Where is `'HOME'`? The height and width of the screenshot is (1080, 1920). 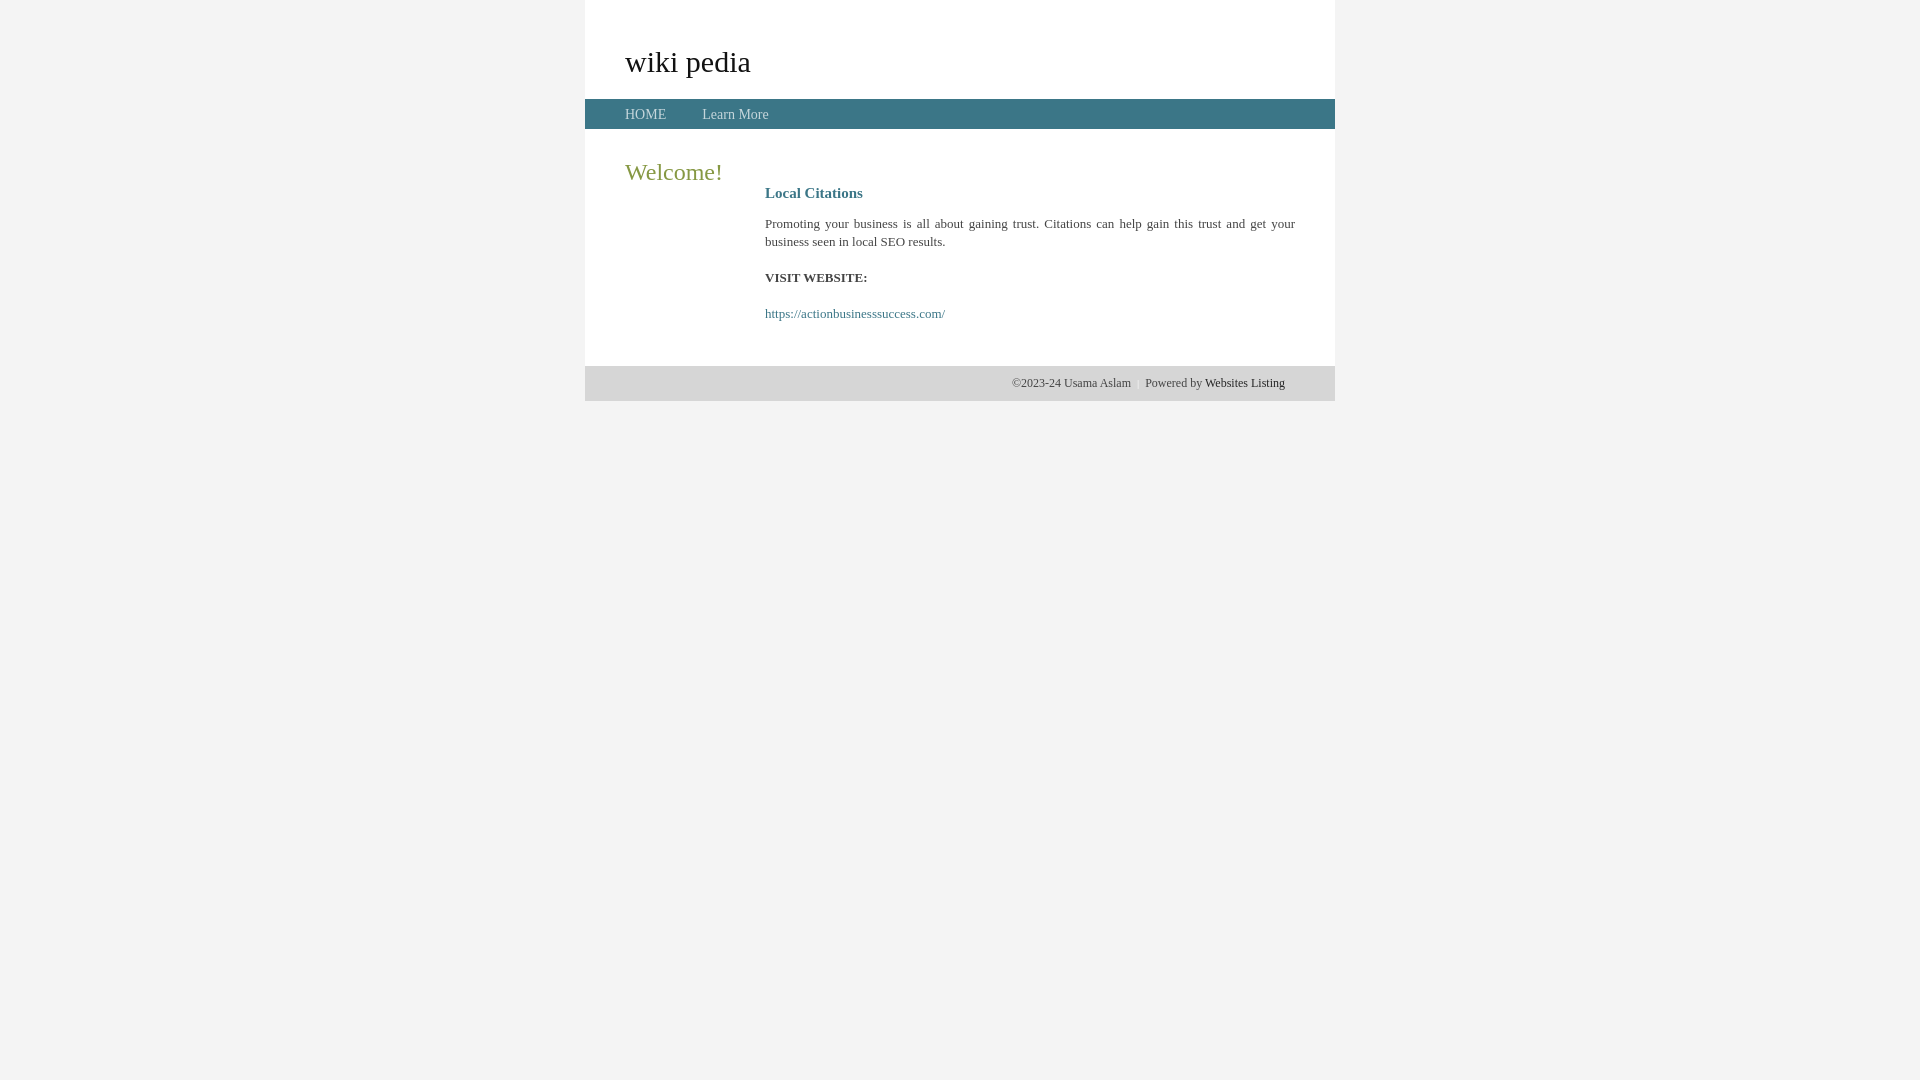
'HOME' is located at coordinates (645, 114).